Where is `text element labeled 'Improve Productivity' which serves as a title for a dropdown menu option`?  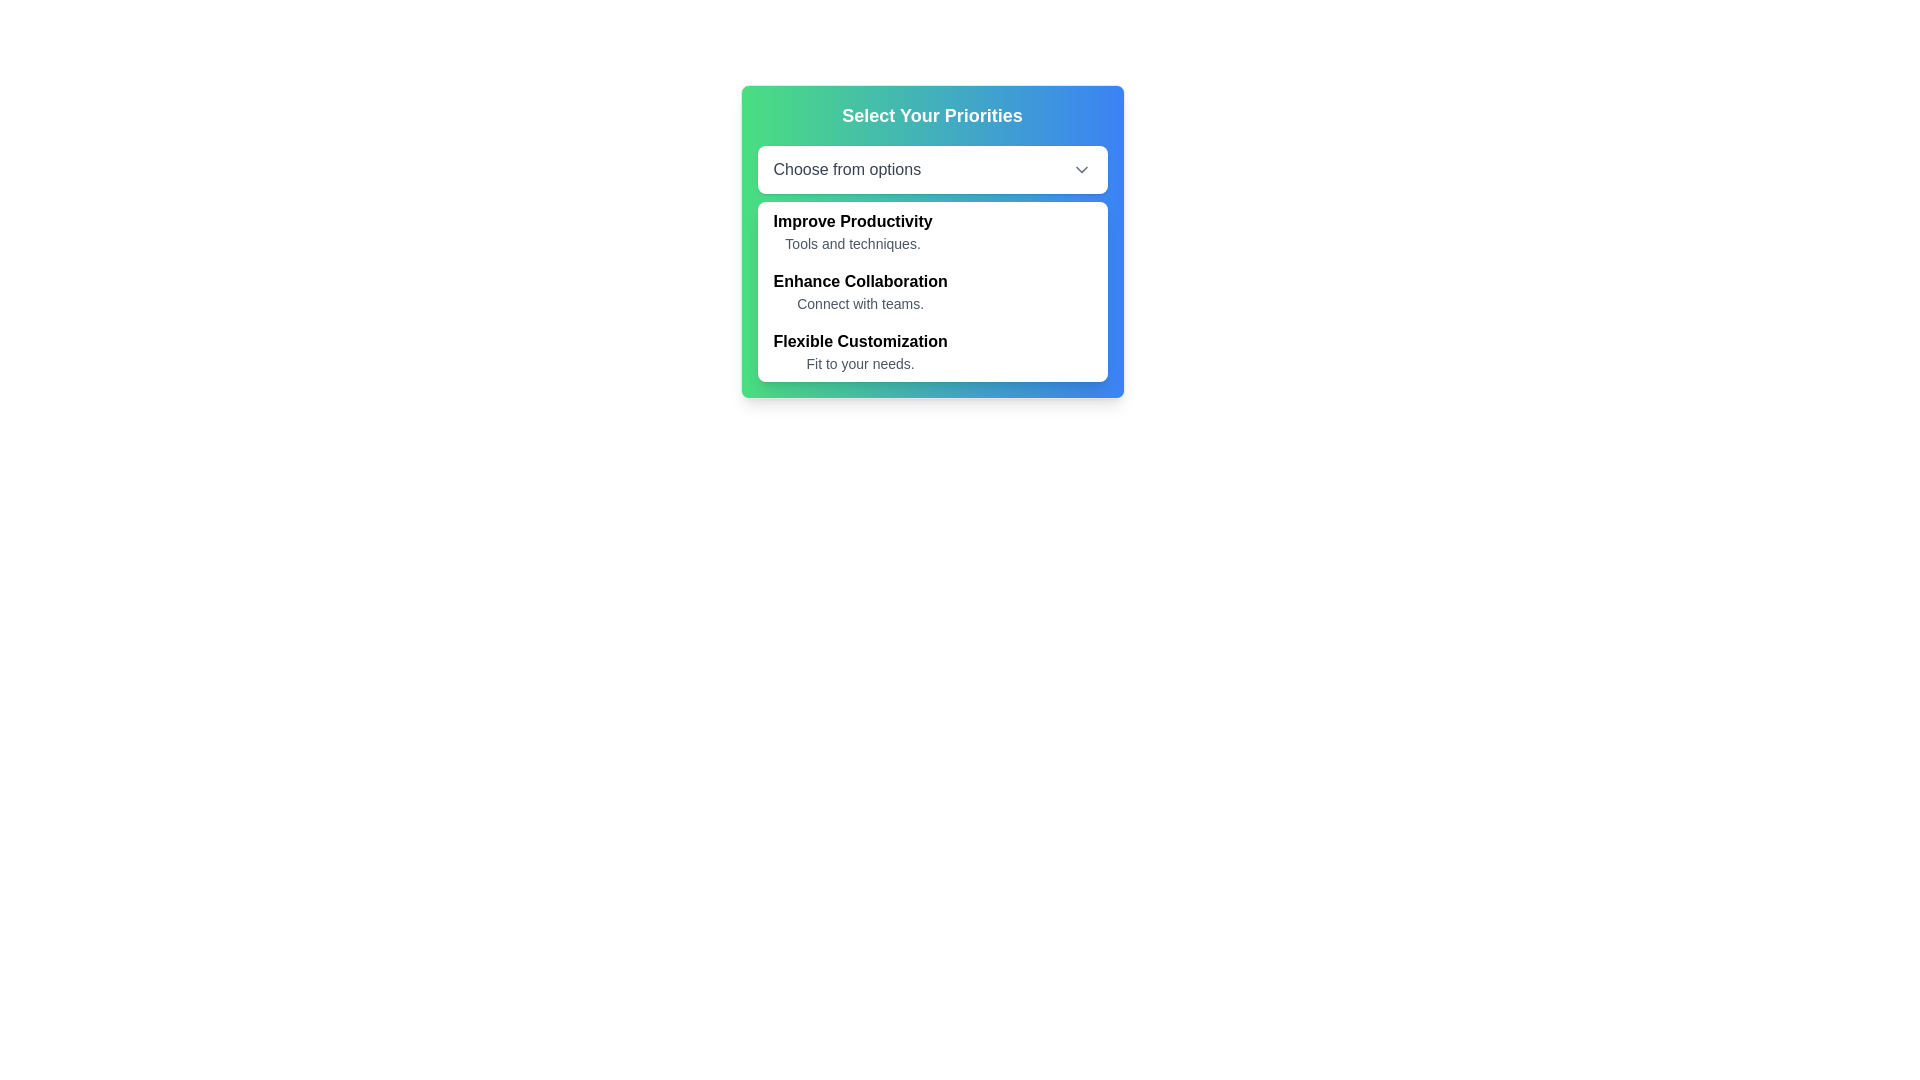
text element labeled 'Improve Productivity' which serves as a title for a dropdown menu option is located at coordinates (853, 222).